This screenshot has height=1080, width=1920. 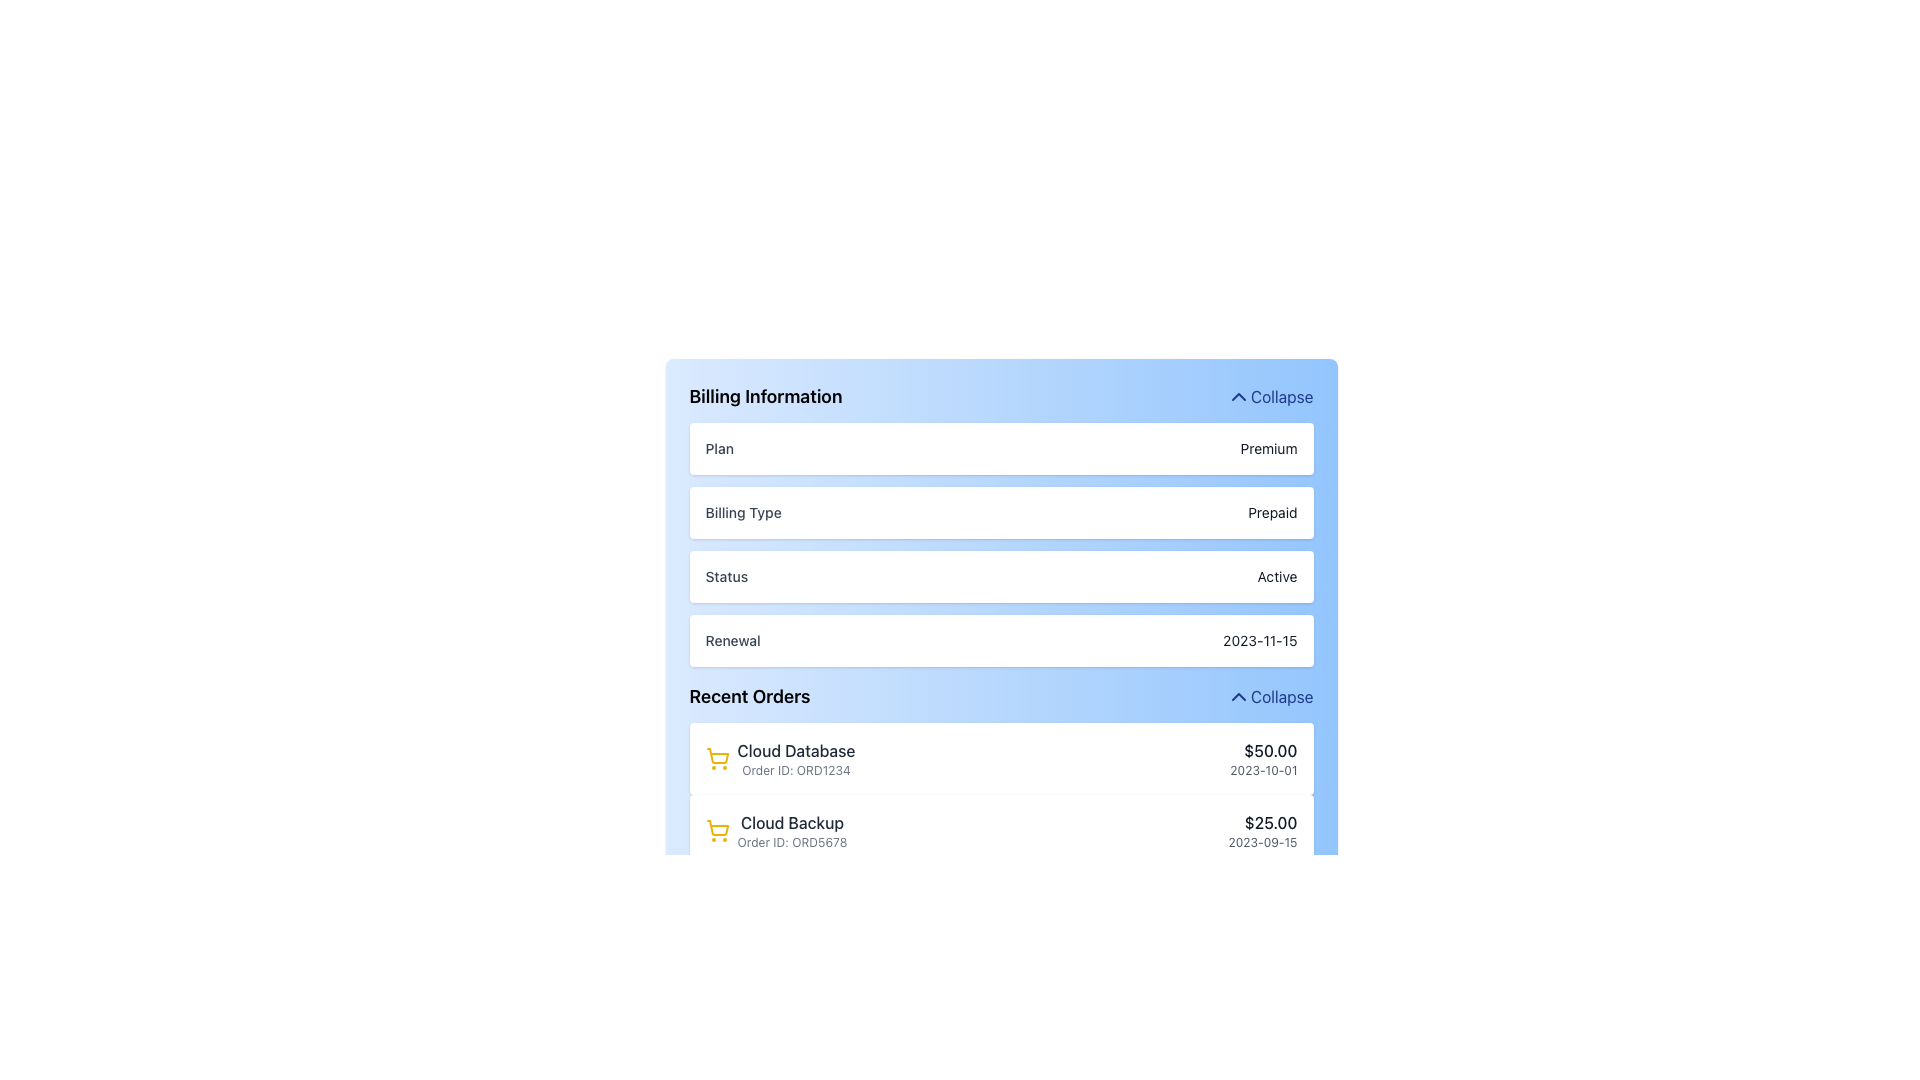 What do you see at coordinates (791, 822) in the screenshot?
I see `and copy the text label that reads 'Cloud Backup' located in the second order entry of the 'Recent Orders' section` at bounding box center [791, 822].